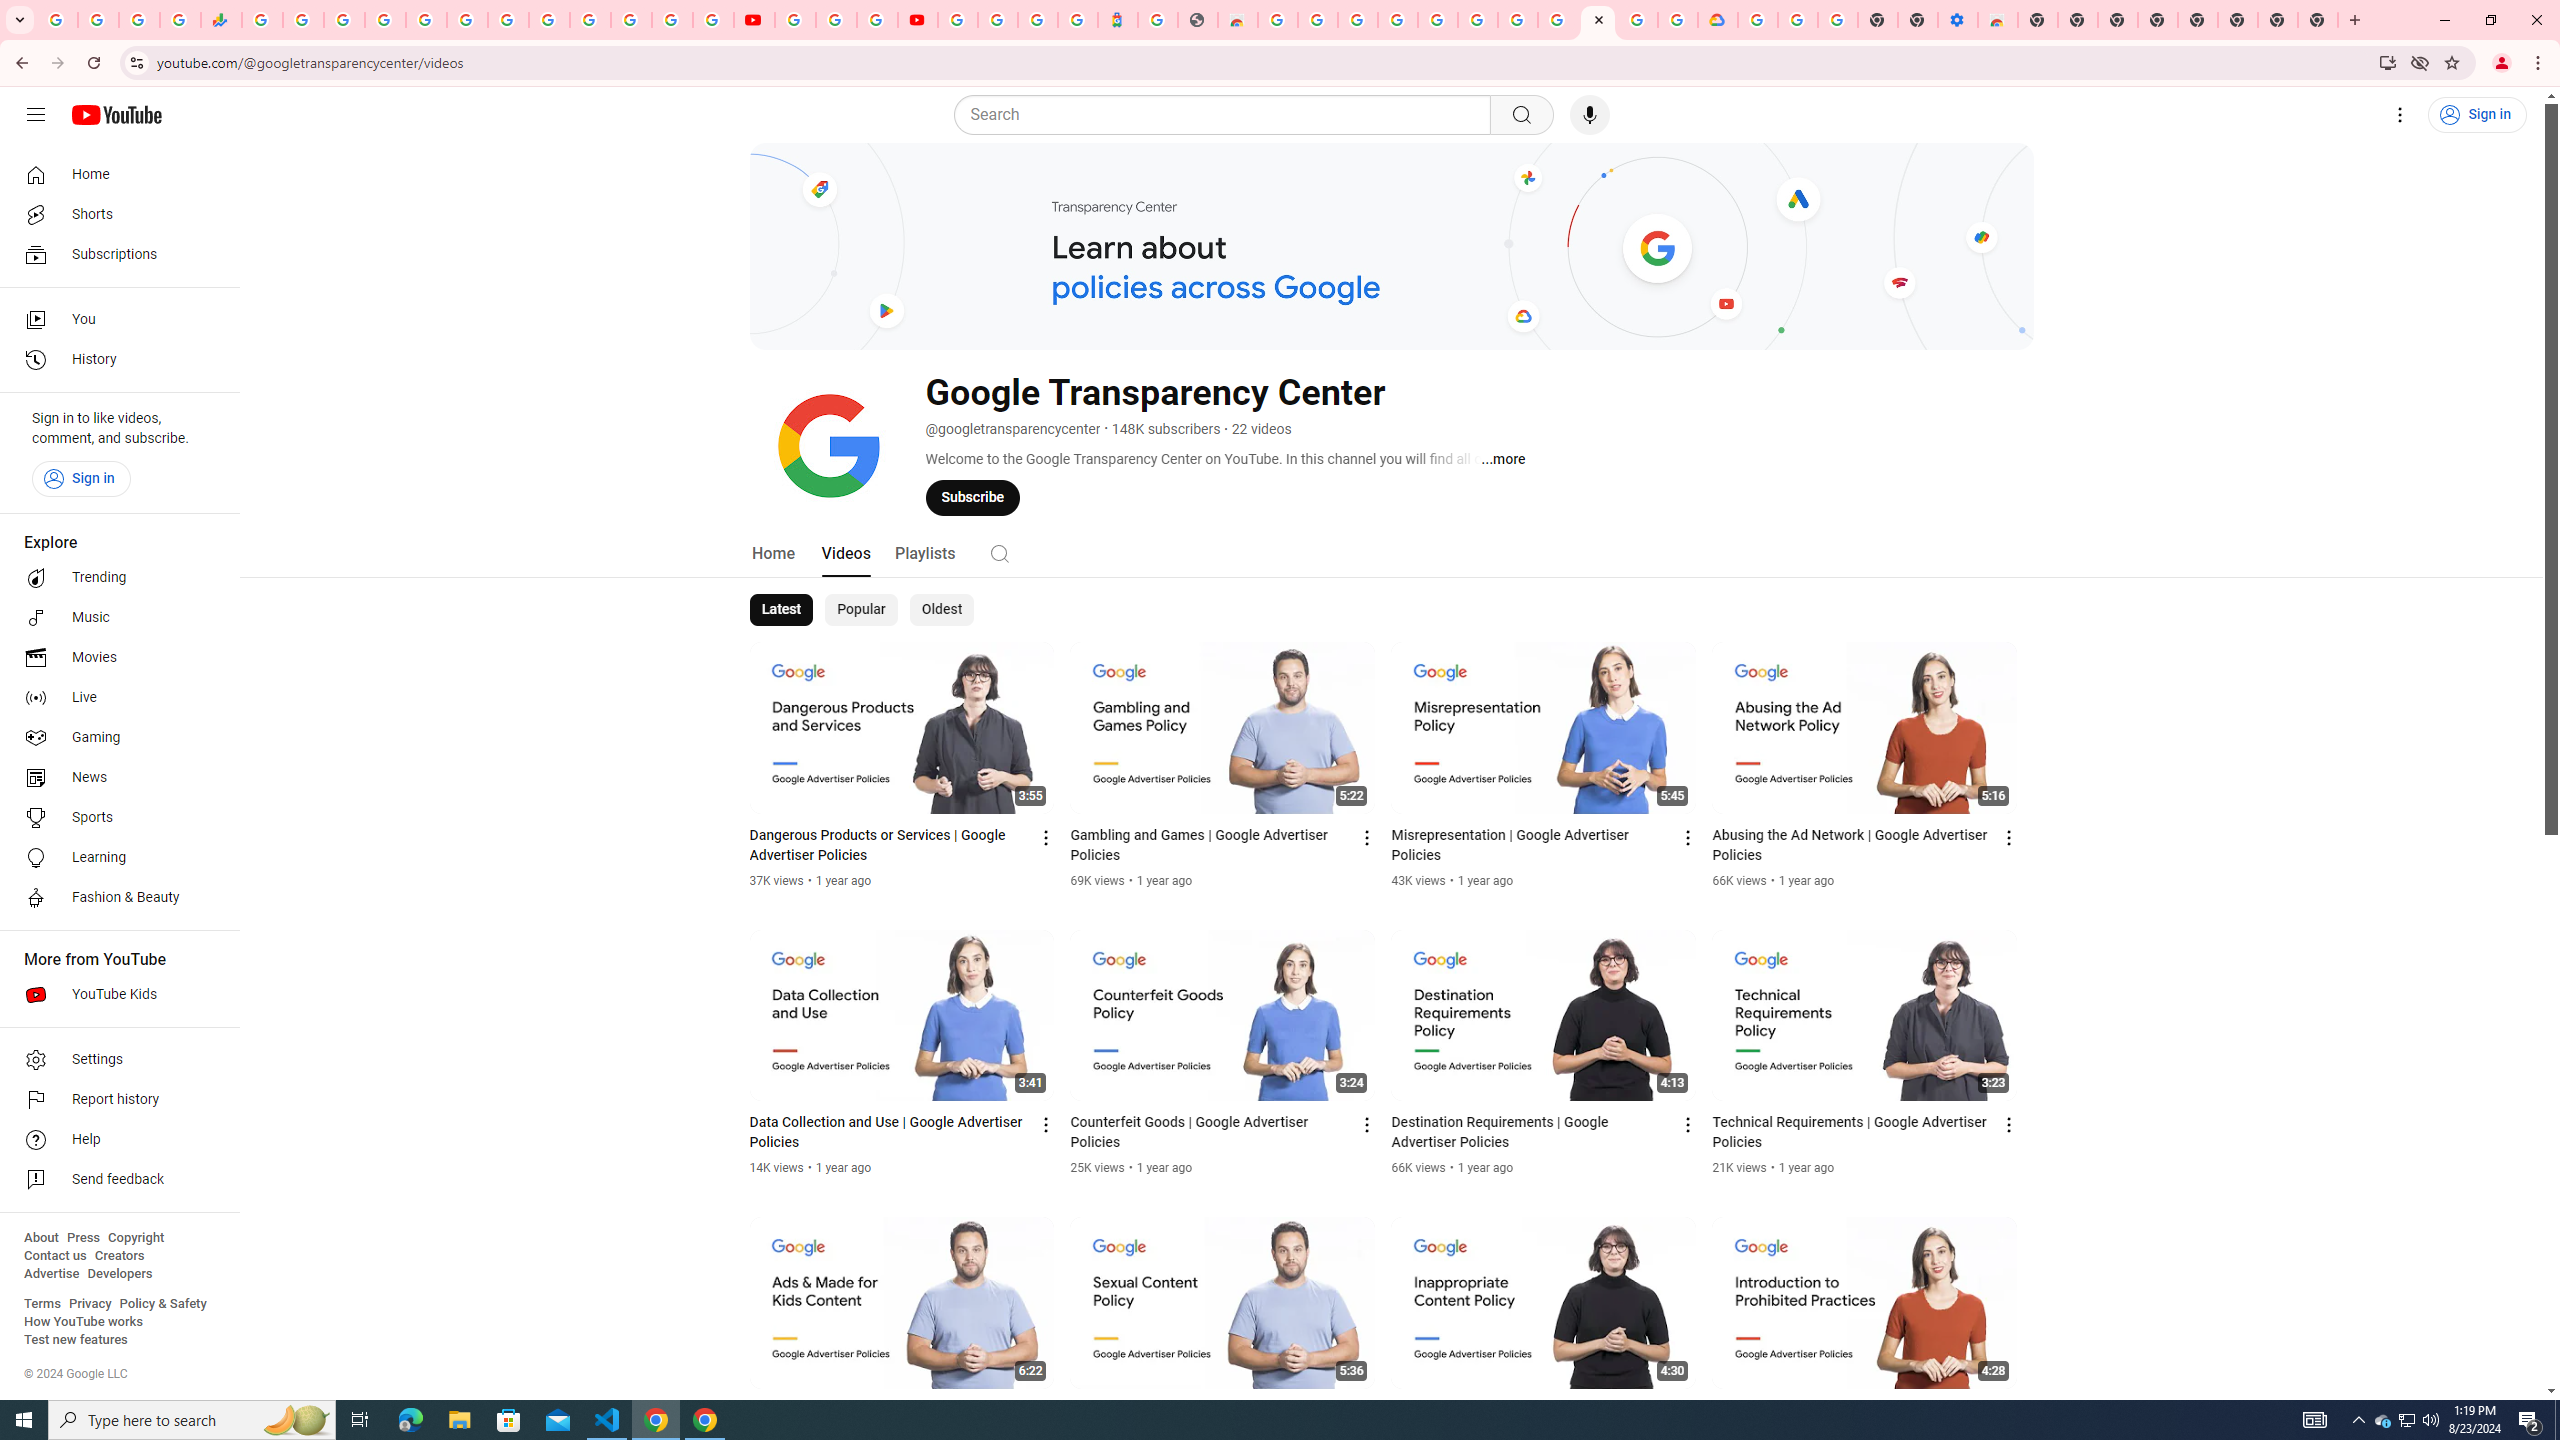 The width and height of the screenshot is (2560, 1440). I want to click on 'Subscriptions', so click(113, 253).